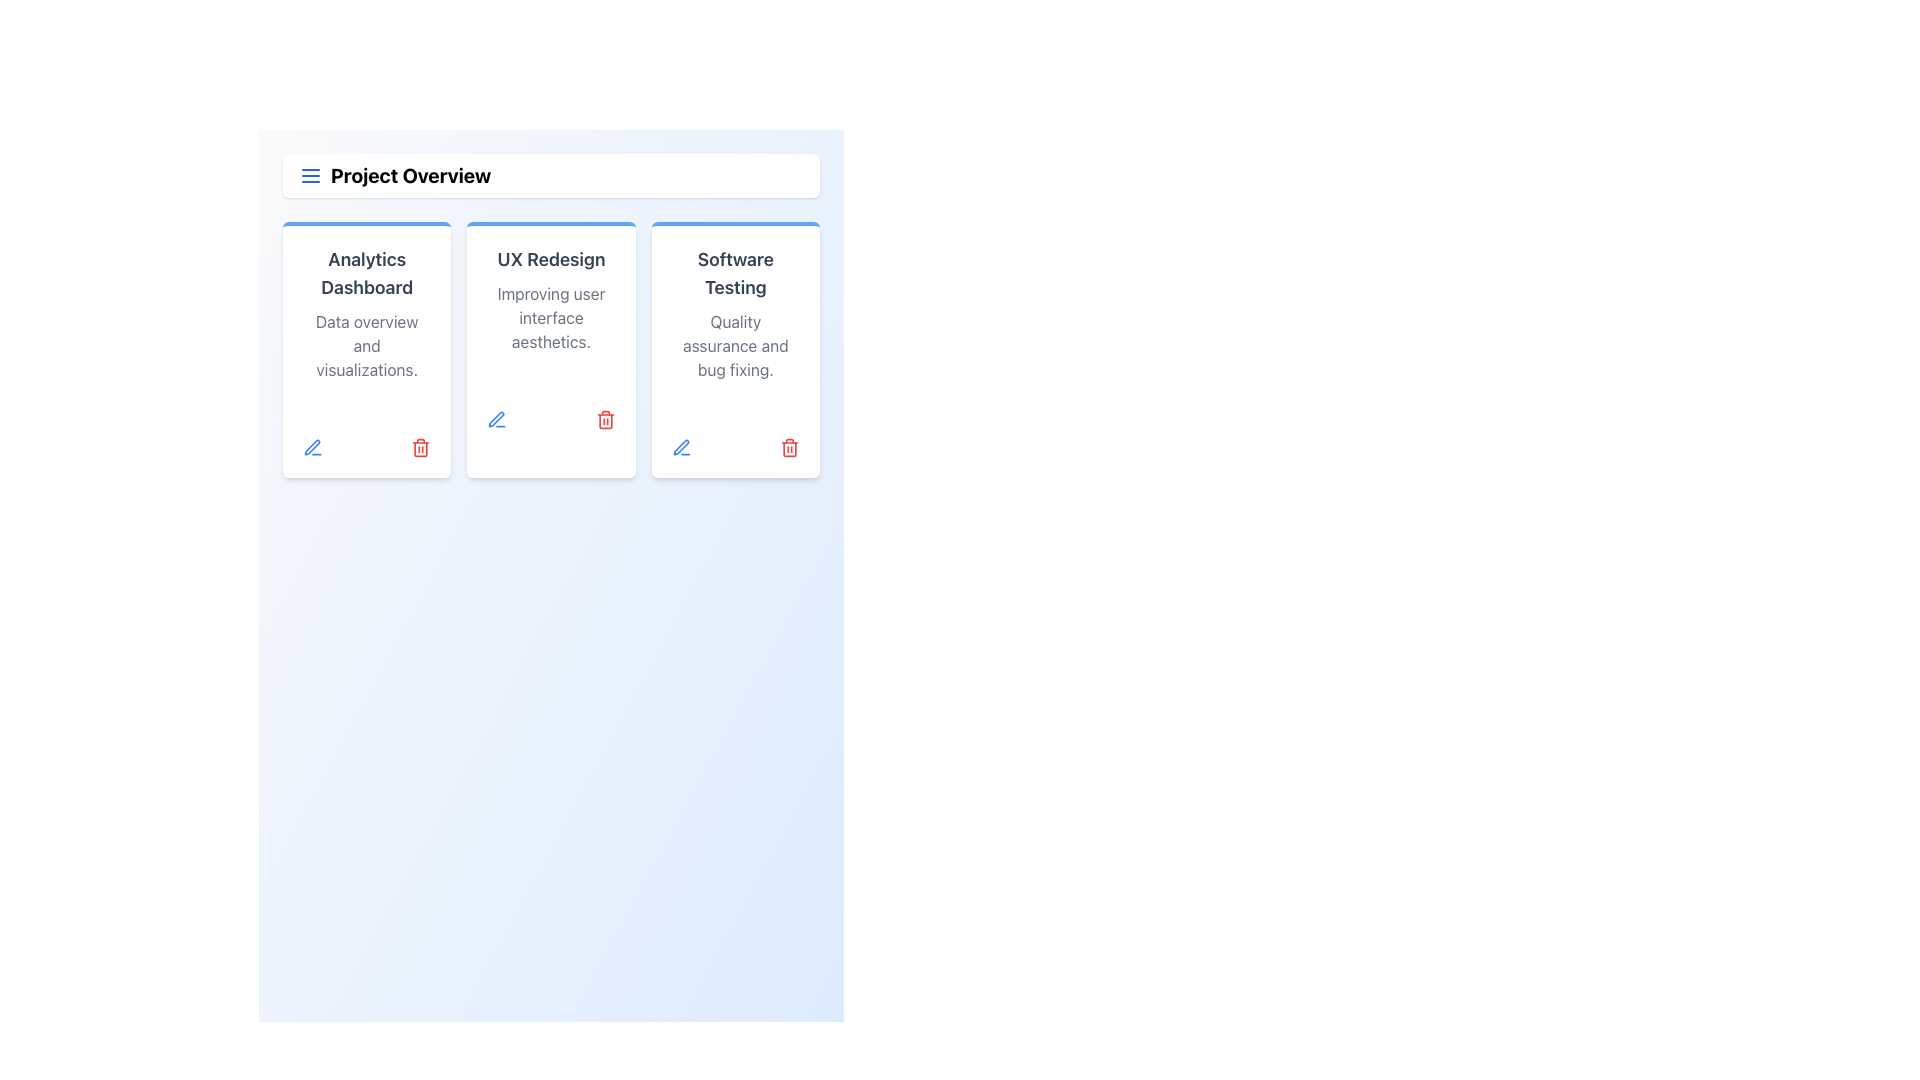 The image size is (1920, 1080). What do you see at coordinates (604, 419) in the screenshot?
I see `the red trash bin icon button for deletion functionality located in the lower-right corner of the 'UX Redesign' card` at bounding box center [604, 419].